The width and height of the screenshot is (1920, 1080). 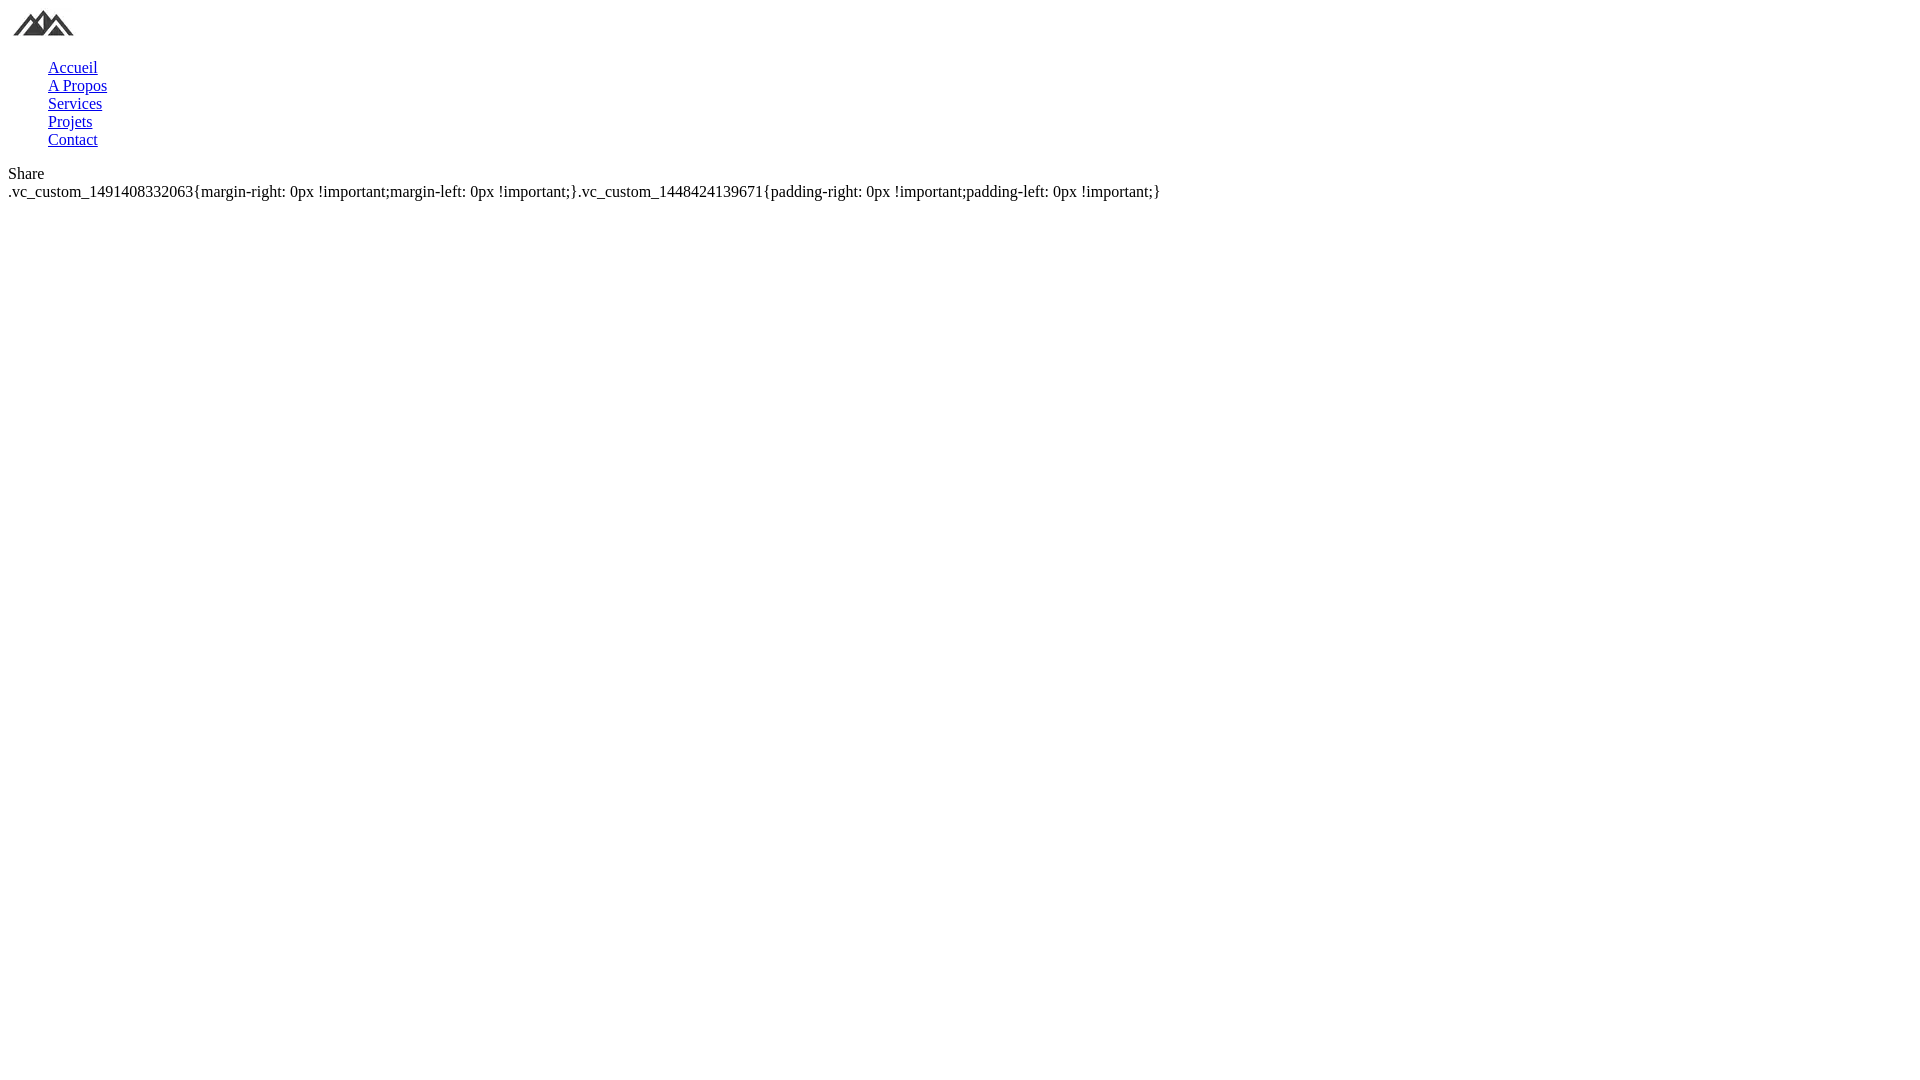 What do you see at coordinates (77, 84) in the screenshot?
I see `'A Propos'` at bounding box center [77, 84].